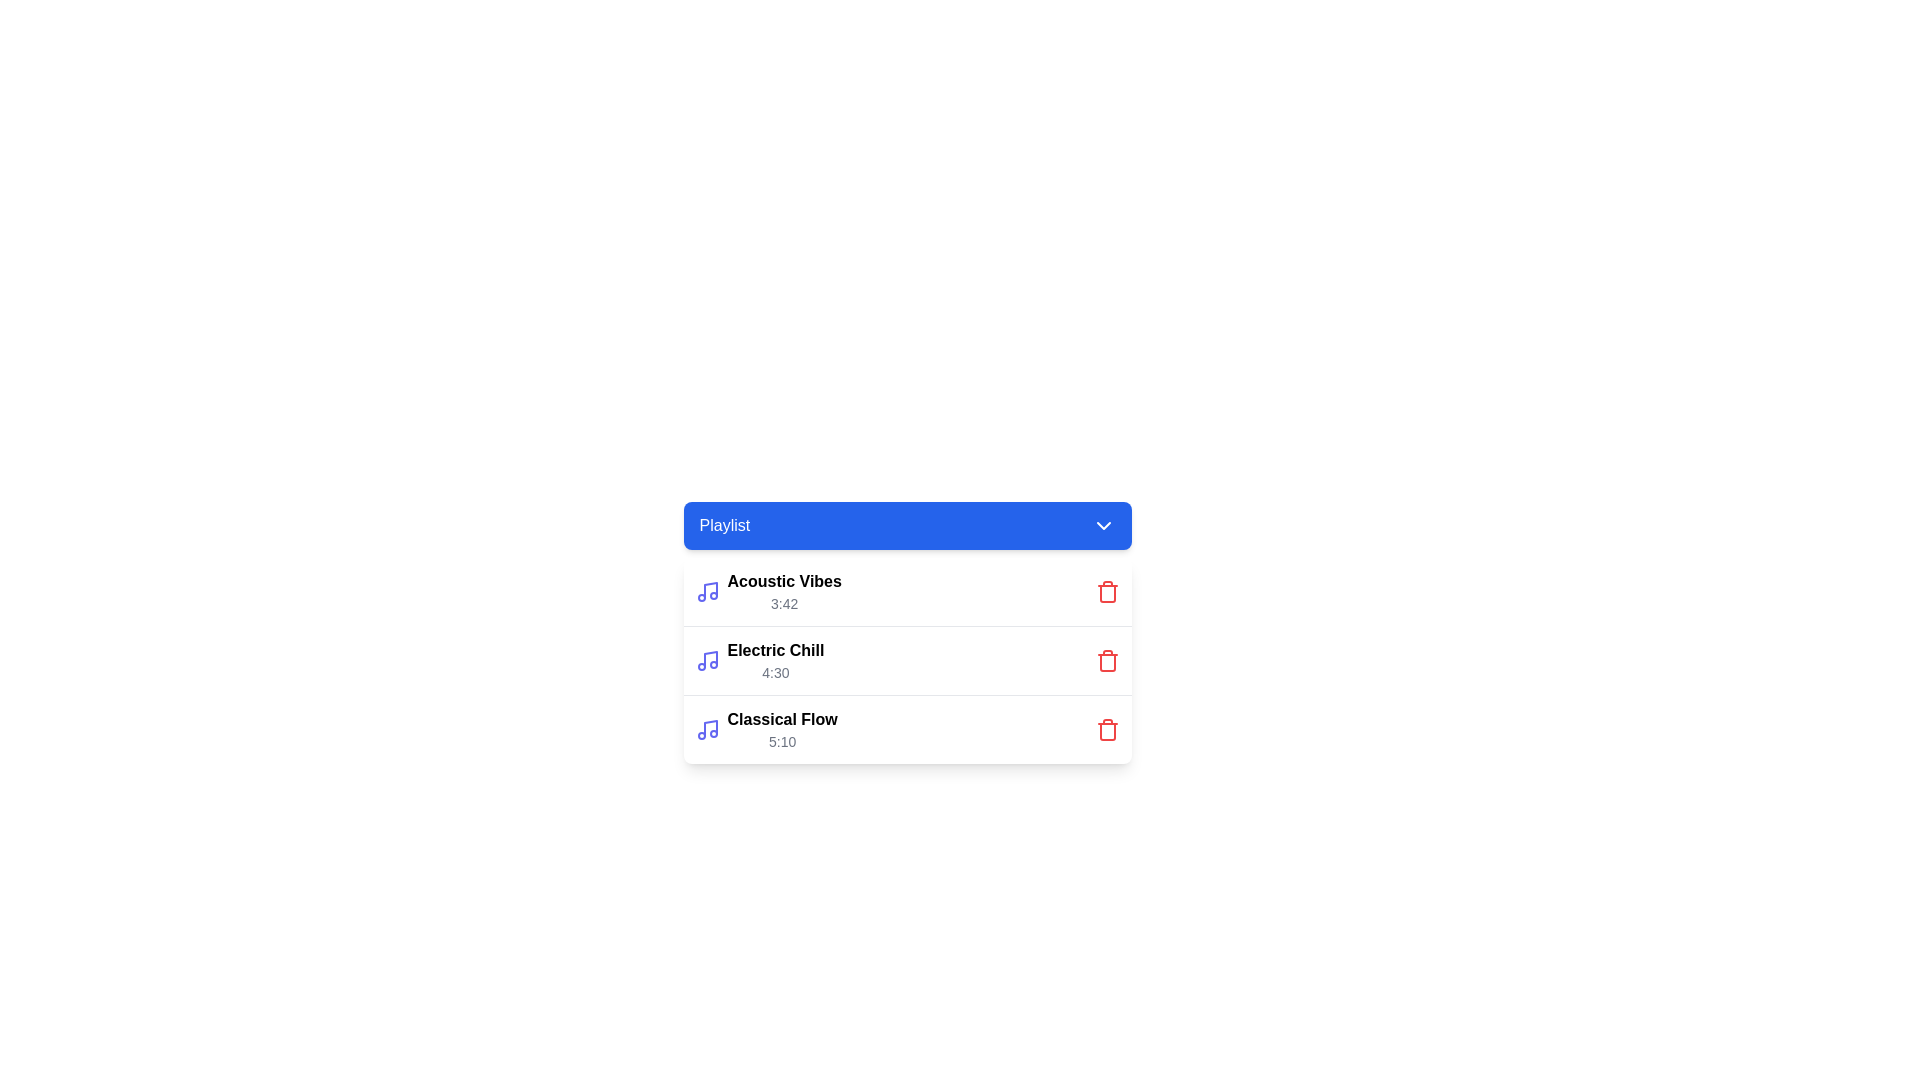  I want to click on the red trashcan icon button located to the right of the song title 'Acoustic Vibes' and its duration '3:42', so click(1106, 590).